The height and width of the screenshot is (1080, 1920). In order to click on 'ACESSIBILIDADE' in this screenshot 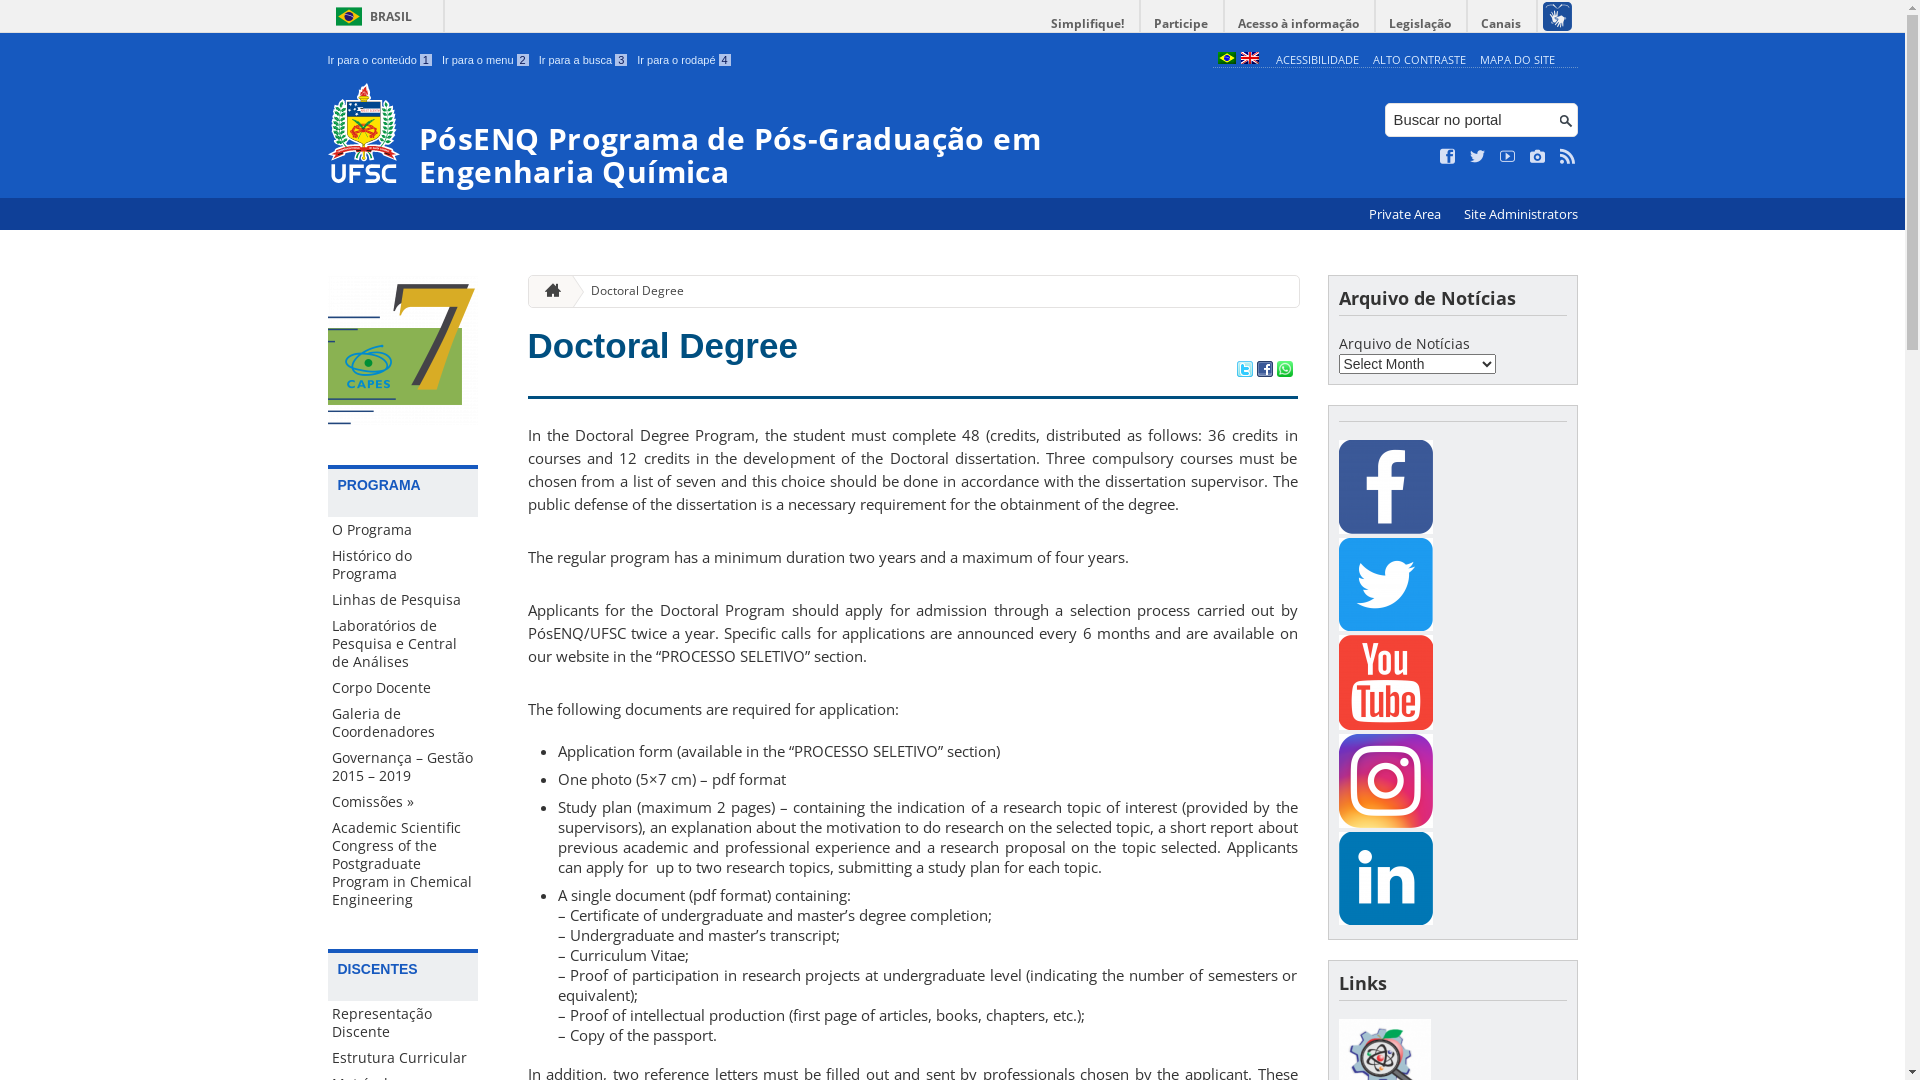, I will do `click(1317, 58)`.